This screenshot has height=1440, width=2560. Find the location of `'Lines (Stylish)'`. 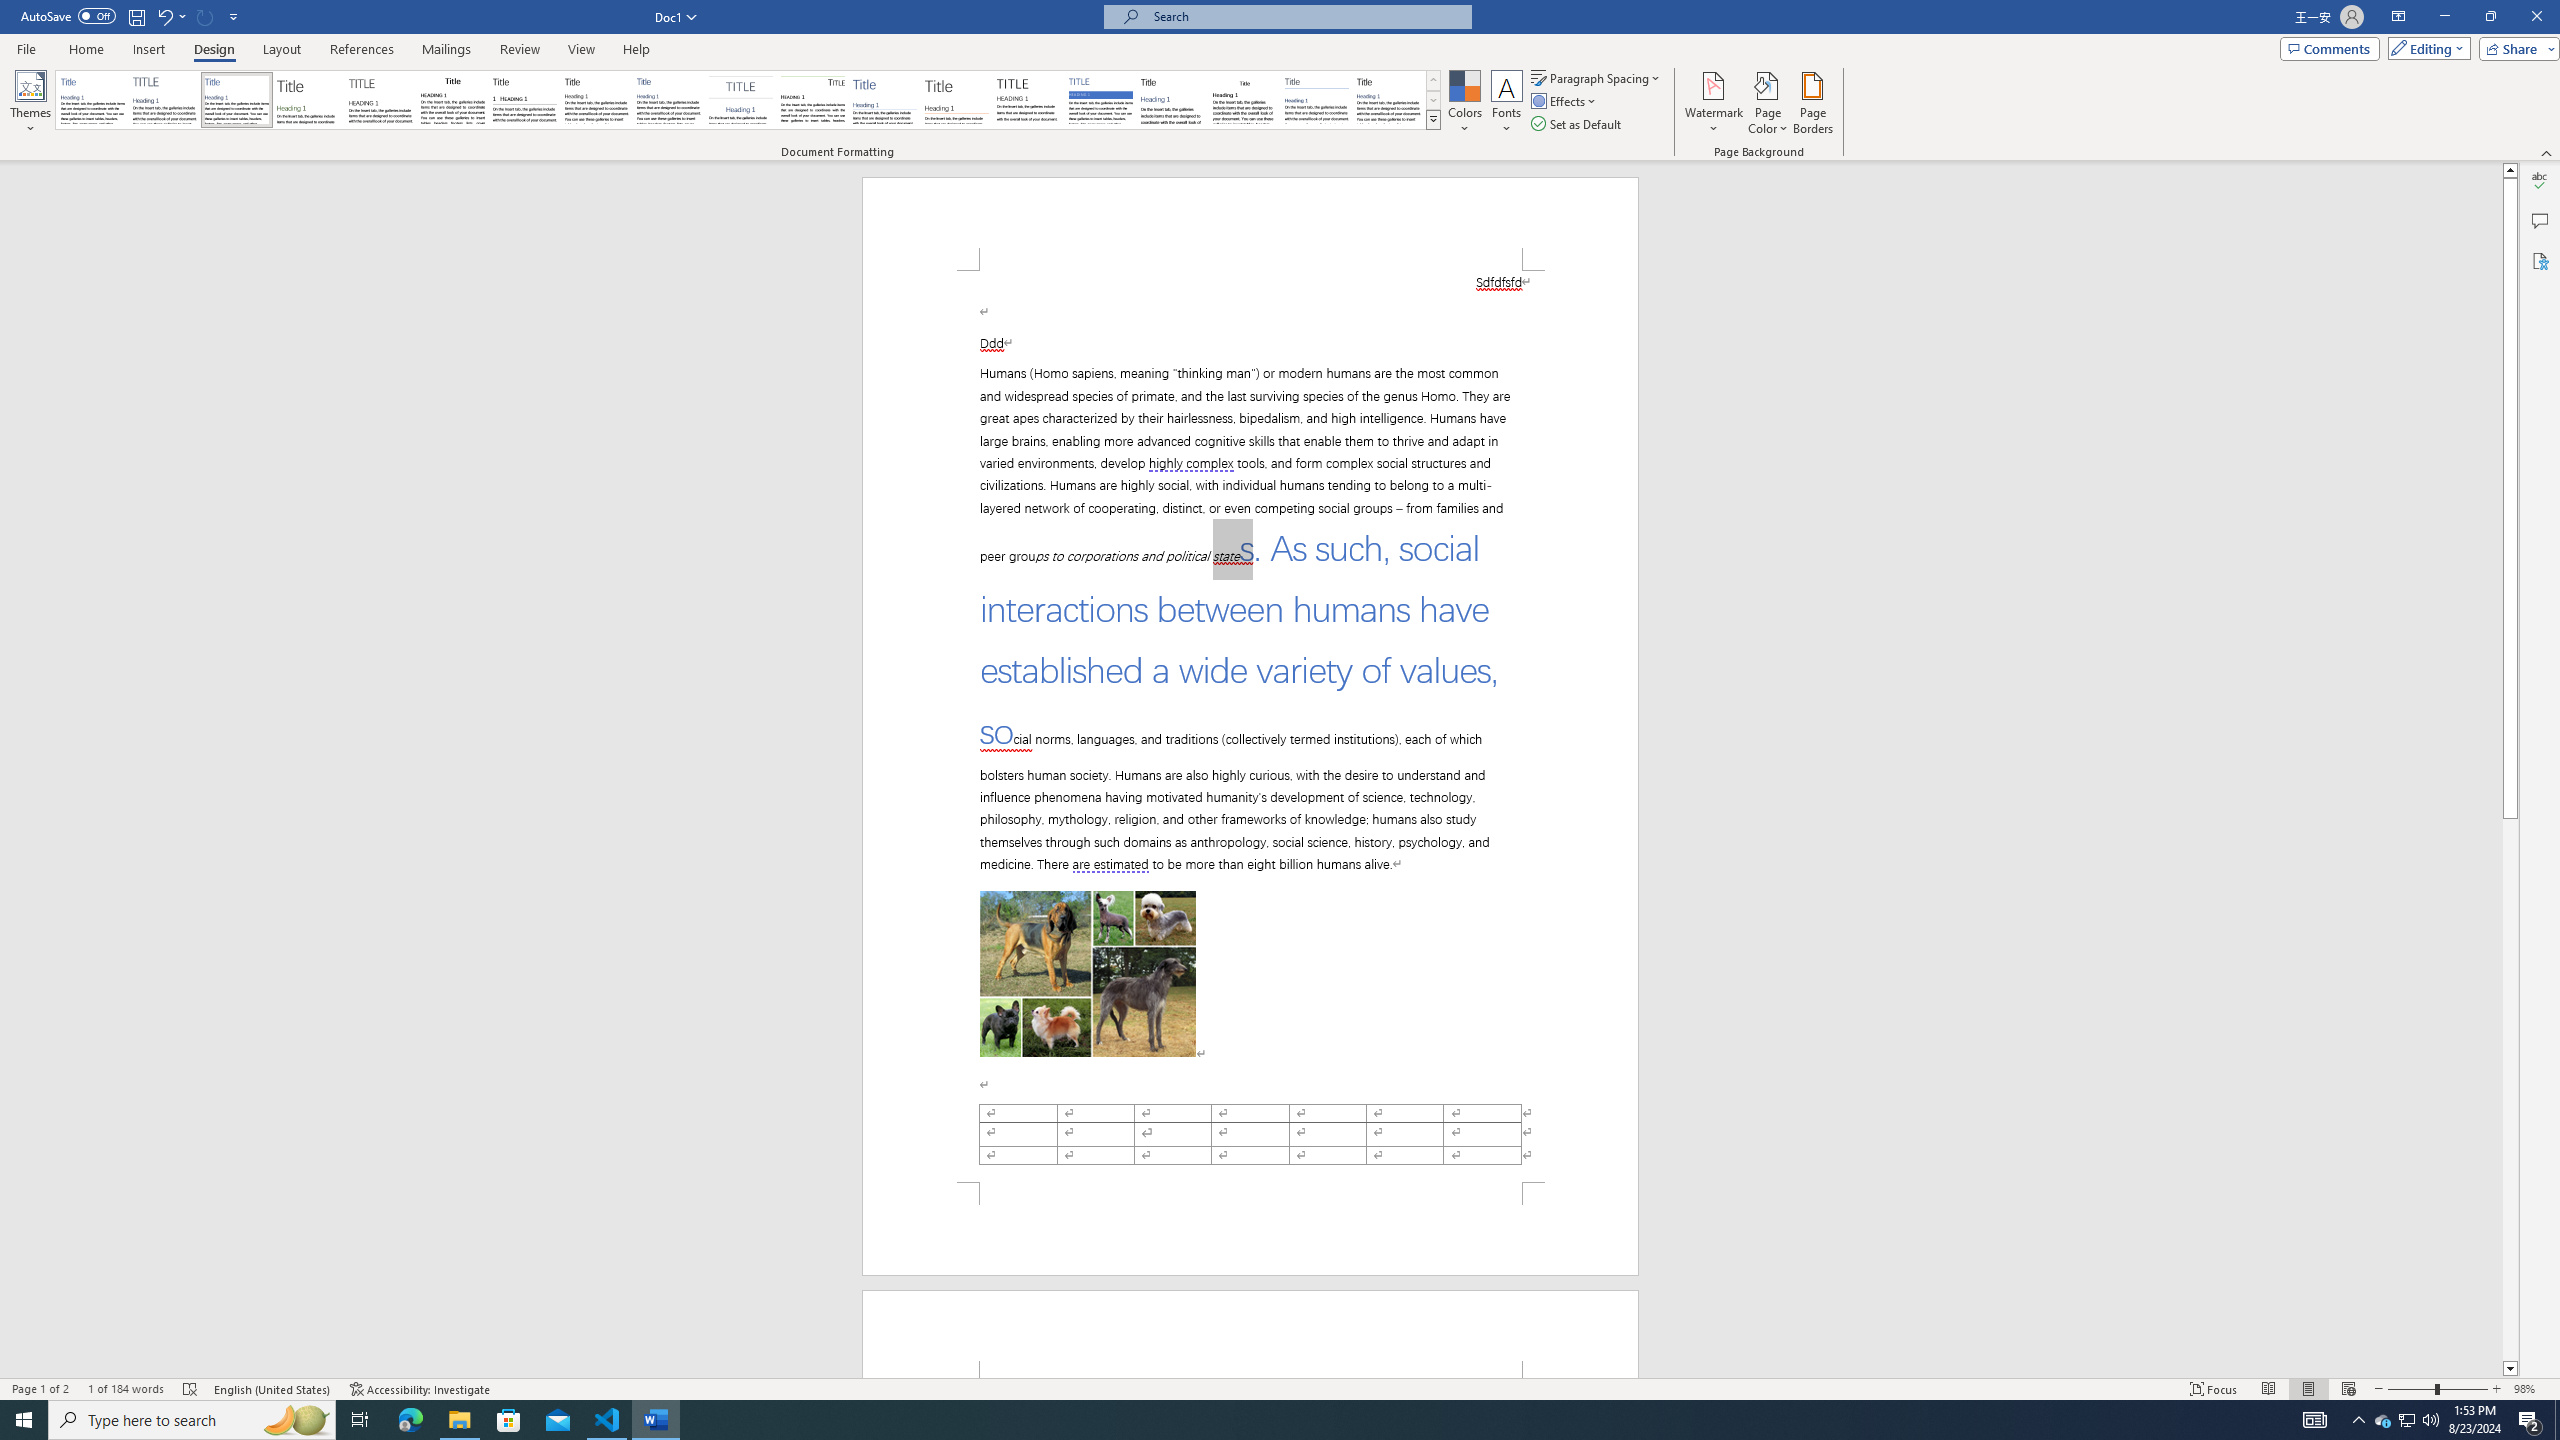

'Lines (Stylish)' is located at coordinates (957, 99).